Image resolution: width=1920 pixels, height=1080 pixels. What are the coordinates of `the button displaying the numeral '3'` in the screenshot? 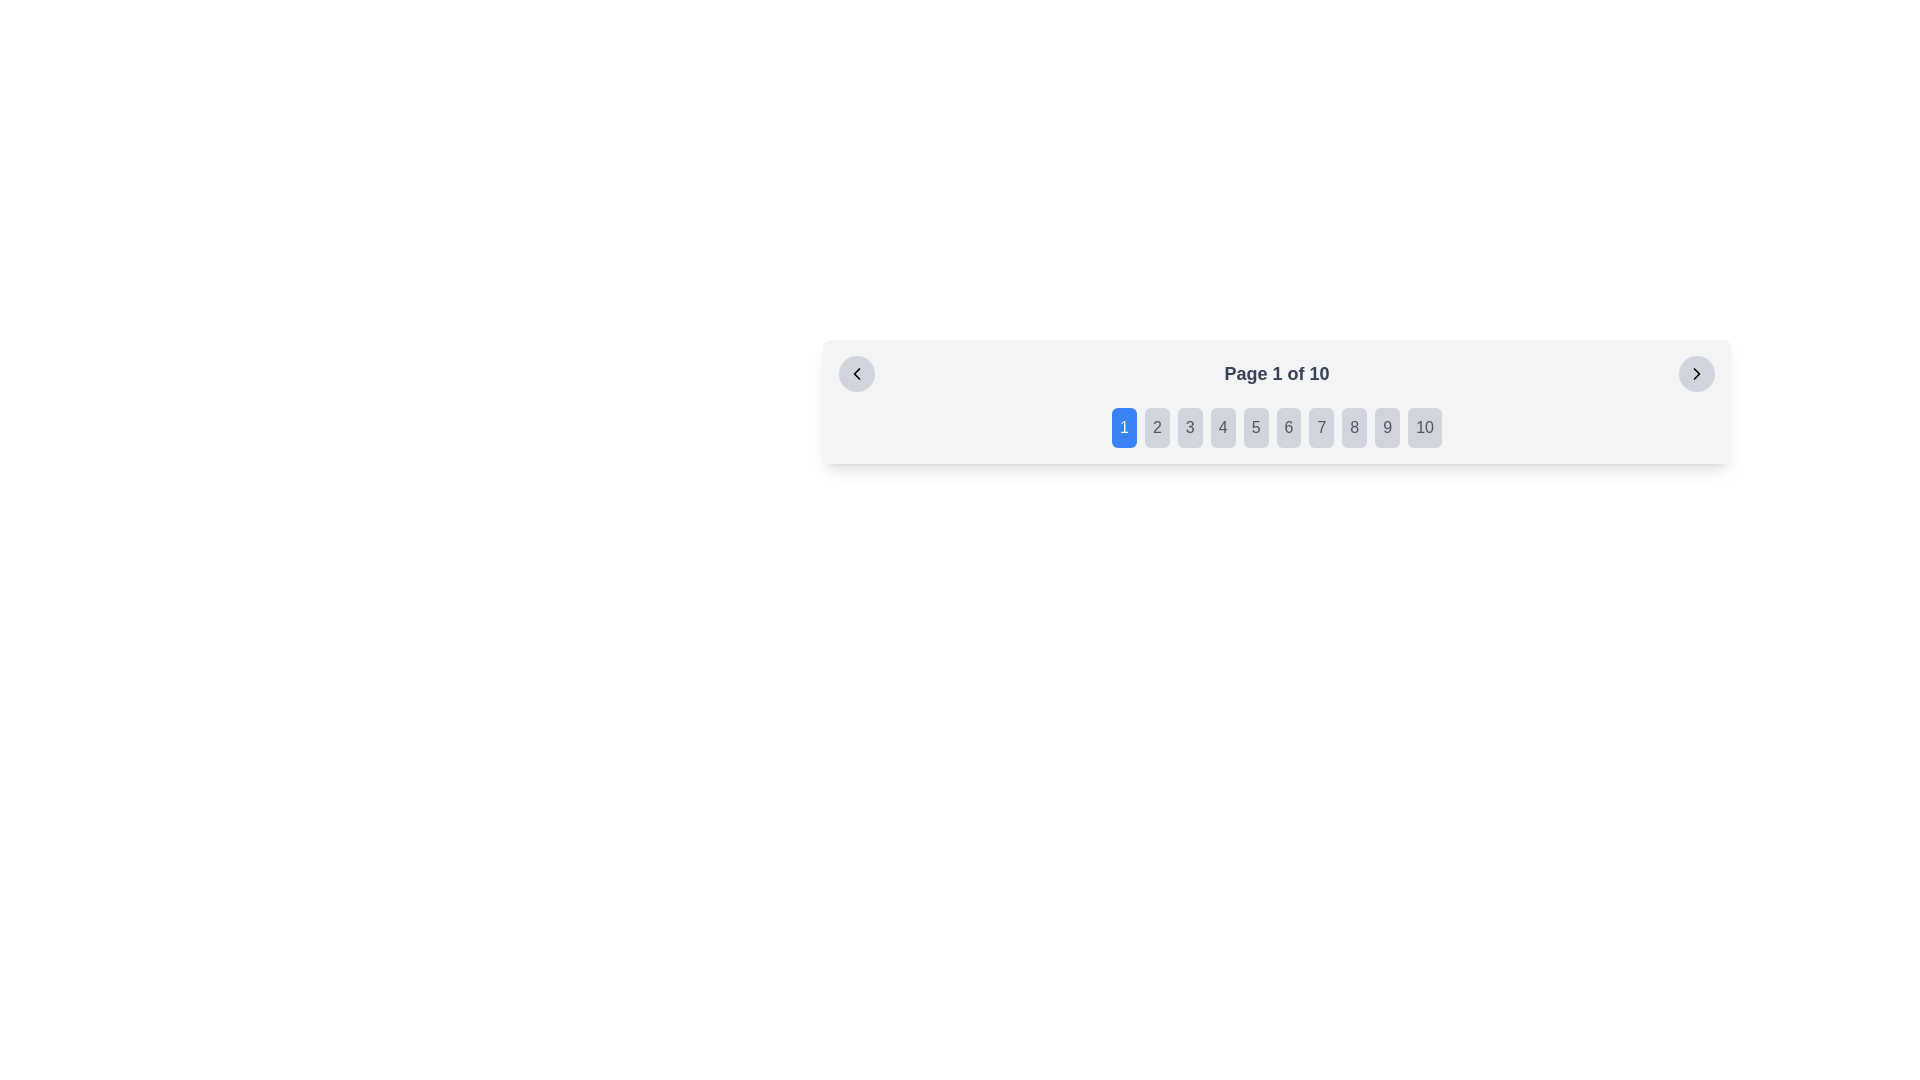 It's located at (1190, 427).